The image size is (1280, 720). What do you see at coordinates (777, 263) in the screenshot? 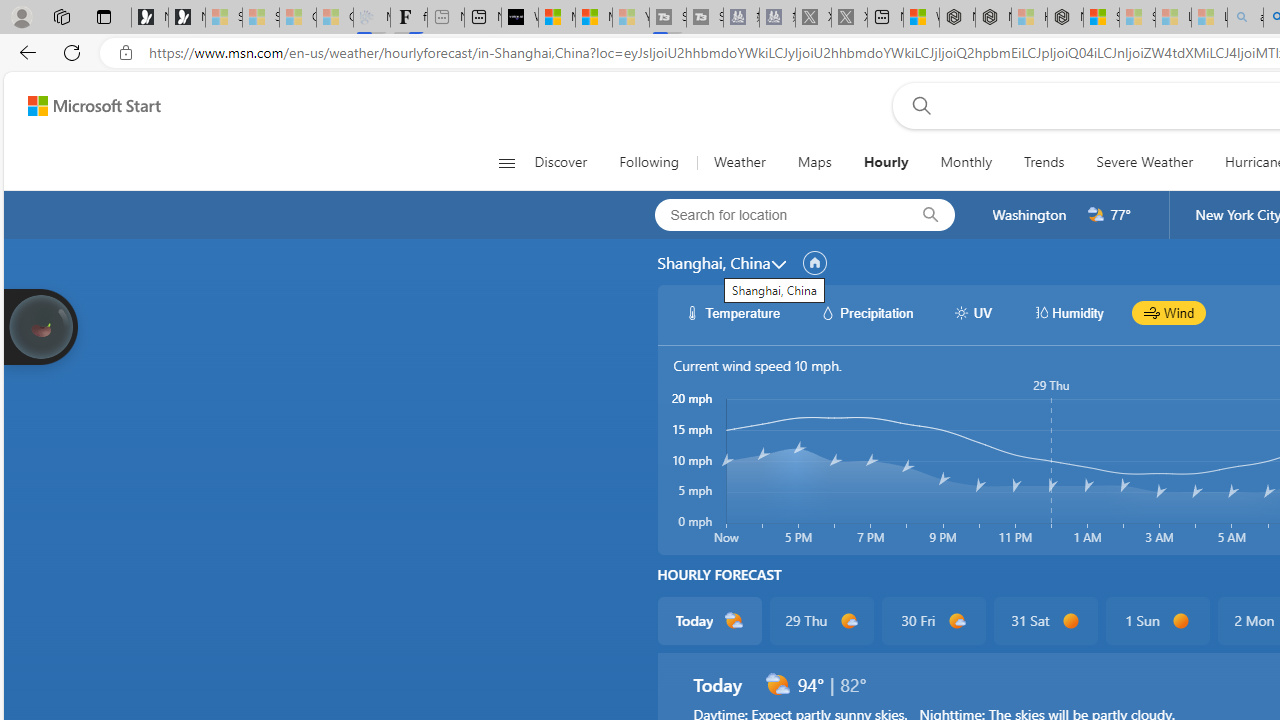
I see `'common/carouselChevron'` at bounding box center [777, 263].